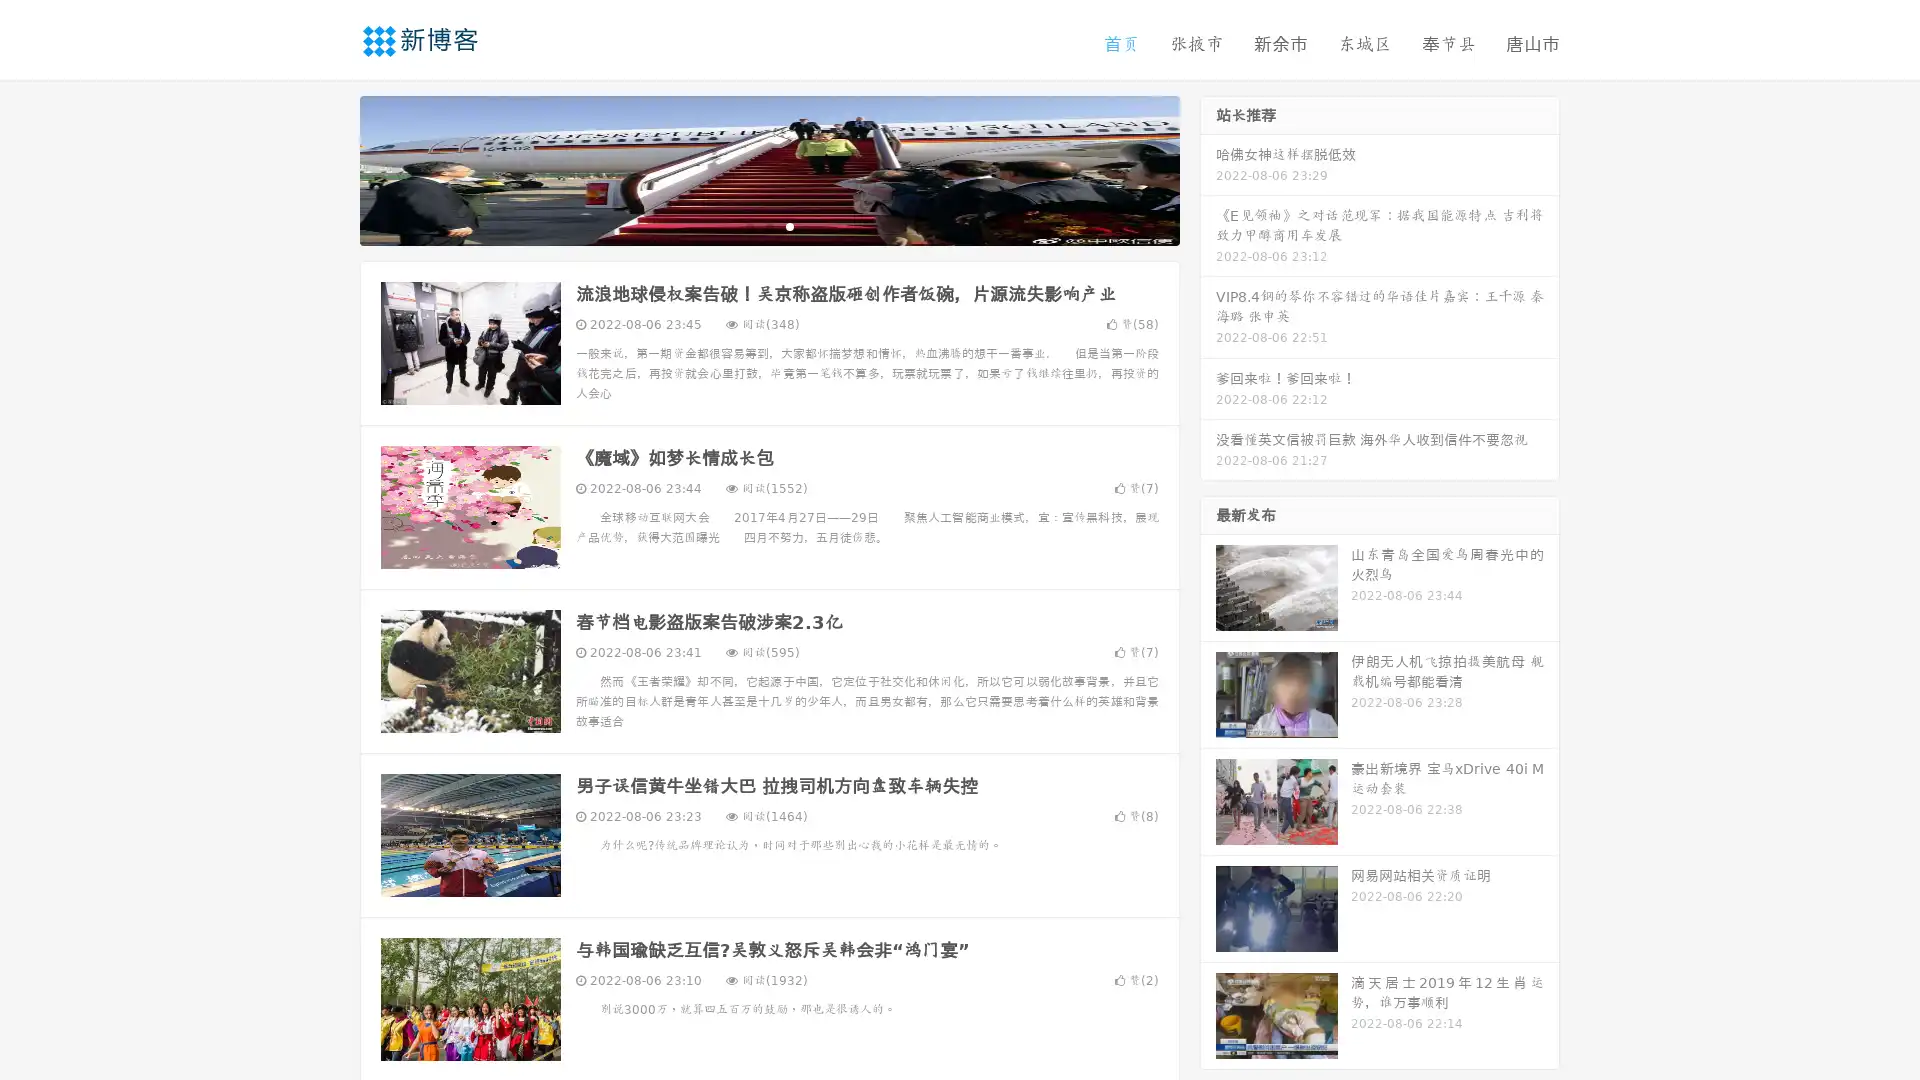 This screenshot has height=1080, width=1920. What do you see at coordinates (768, 225) in the screenshot?
I see `Go to slide 2` at bounding box center [768, 225].